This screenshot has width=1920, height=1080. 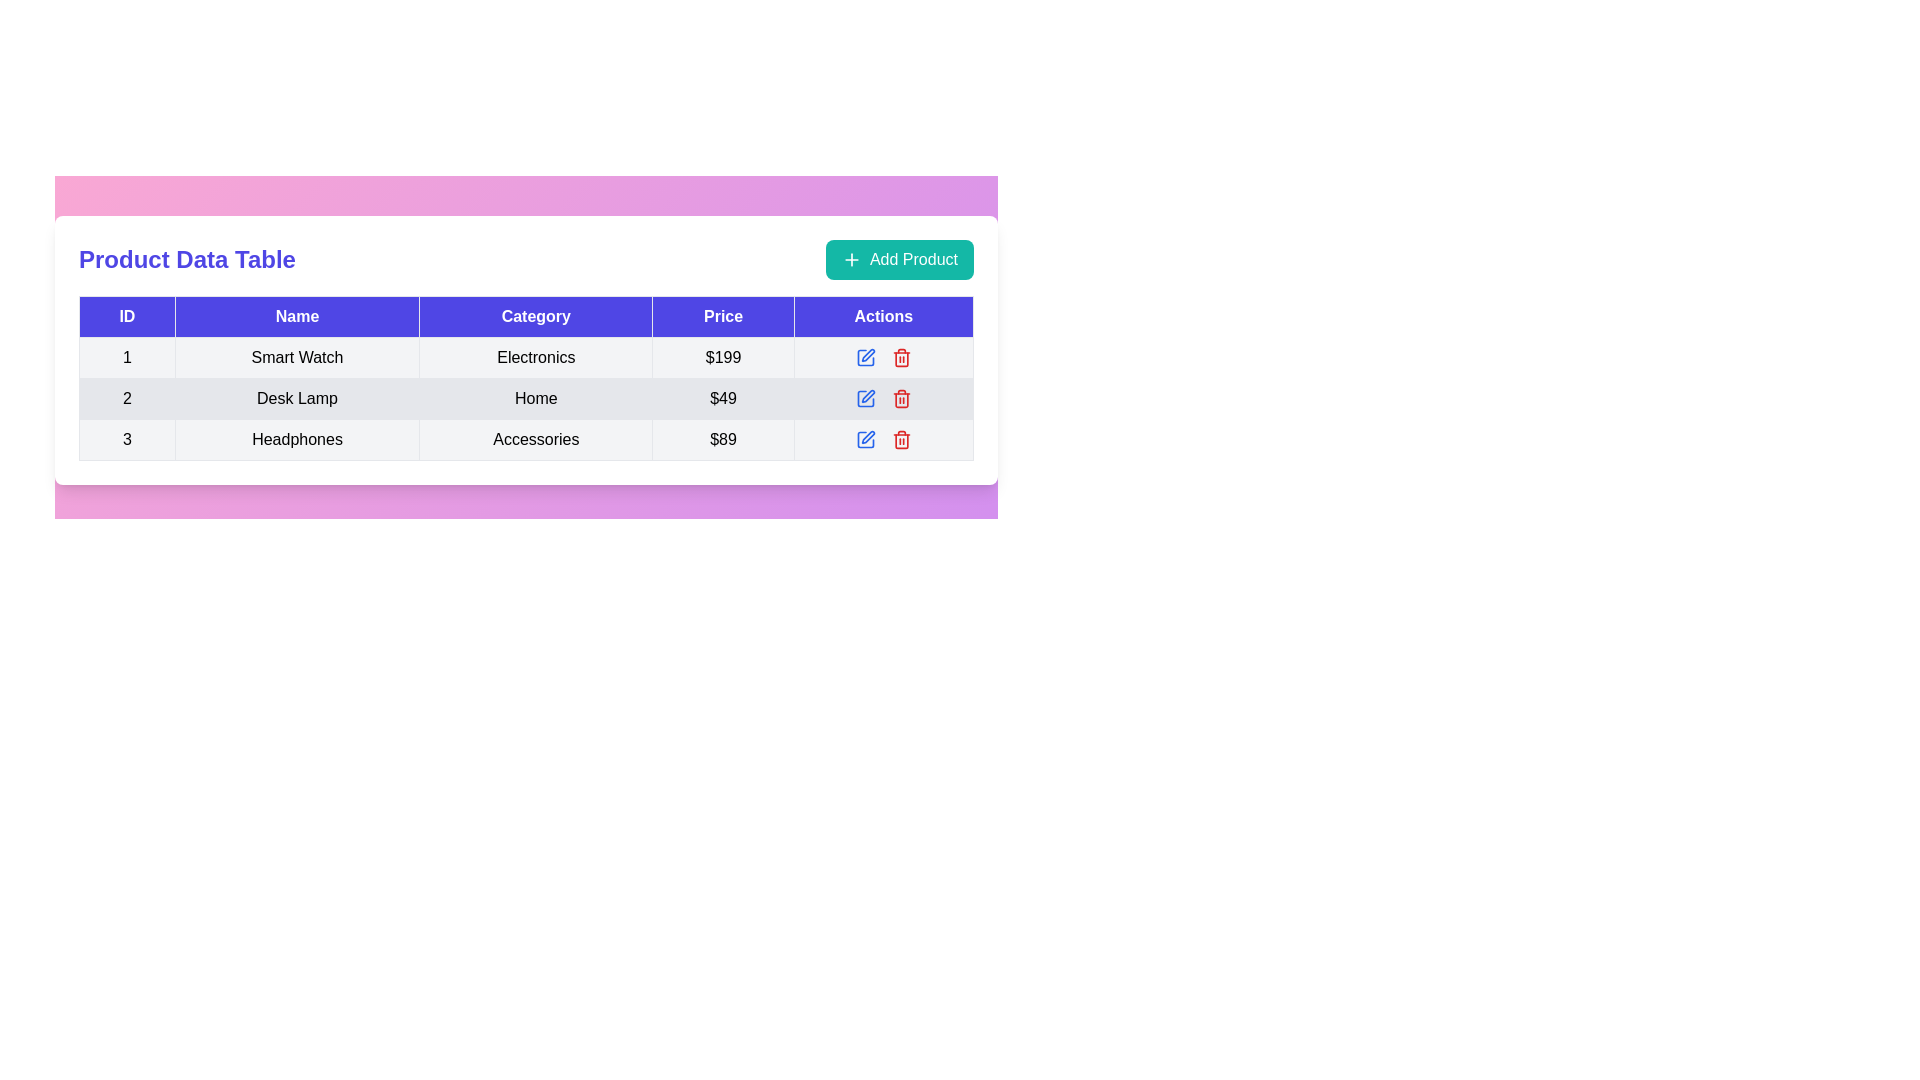 What do you see at coordinates (868, 353) in the screenshot?
I see `the pen-like icon in the action button group within the third row of the 'Actions' column to initiate edit mode` at bounding box center [868, 353].